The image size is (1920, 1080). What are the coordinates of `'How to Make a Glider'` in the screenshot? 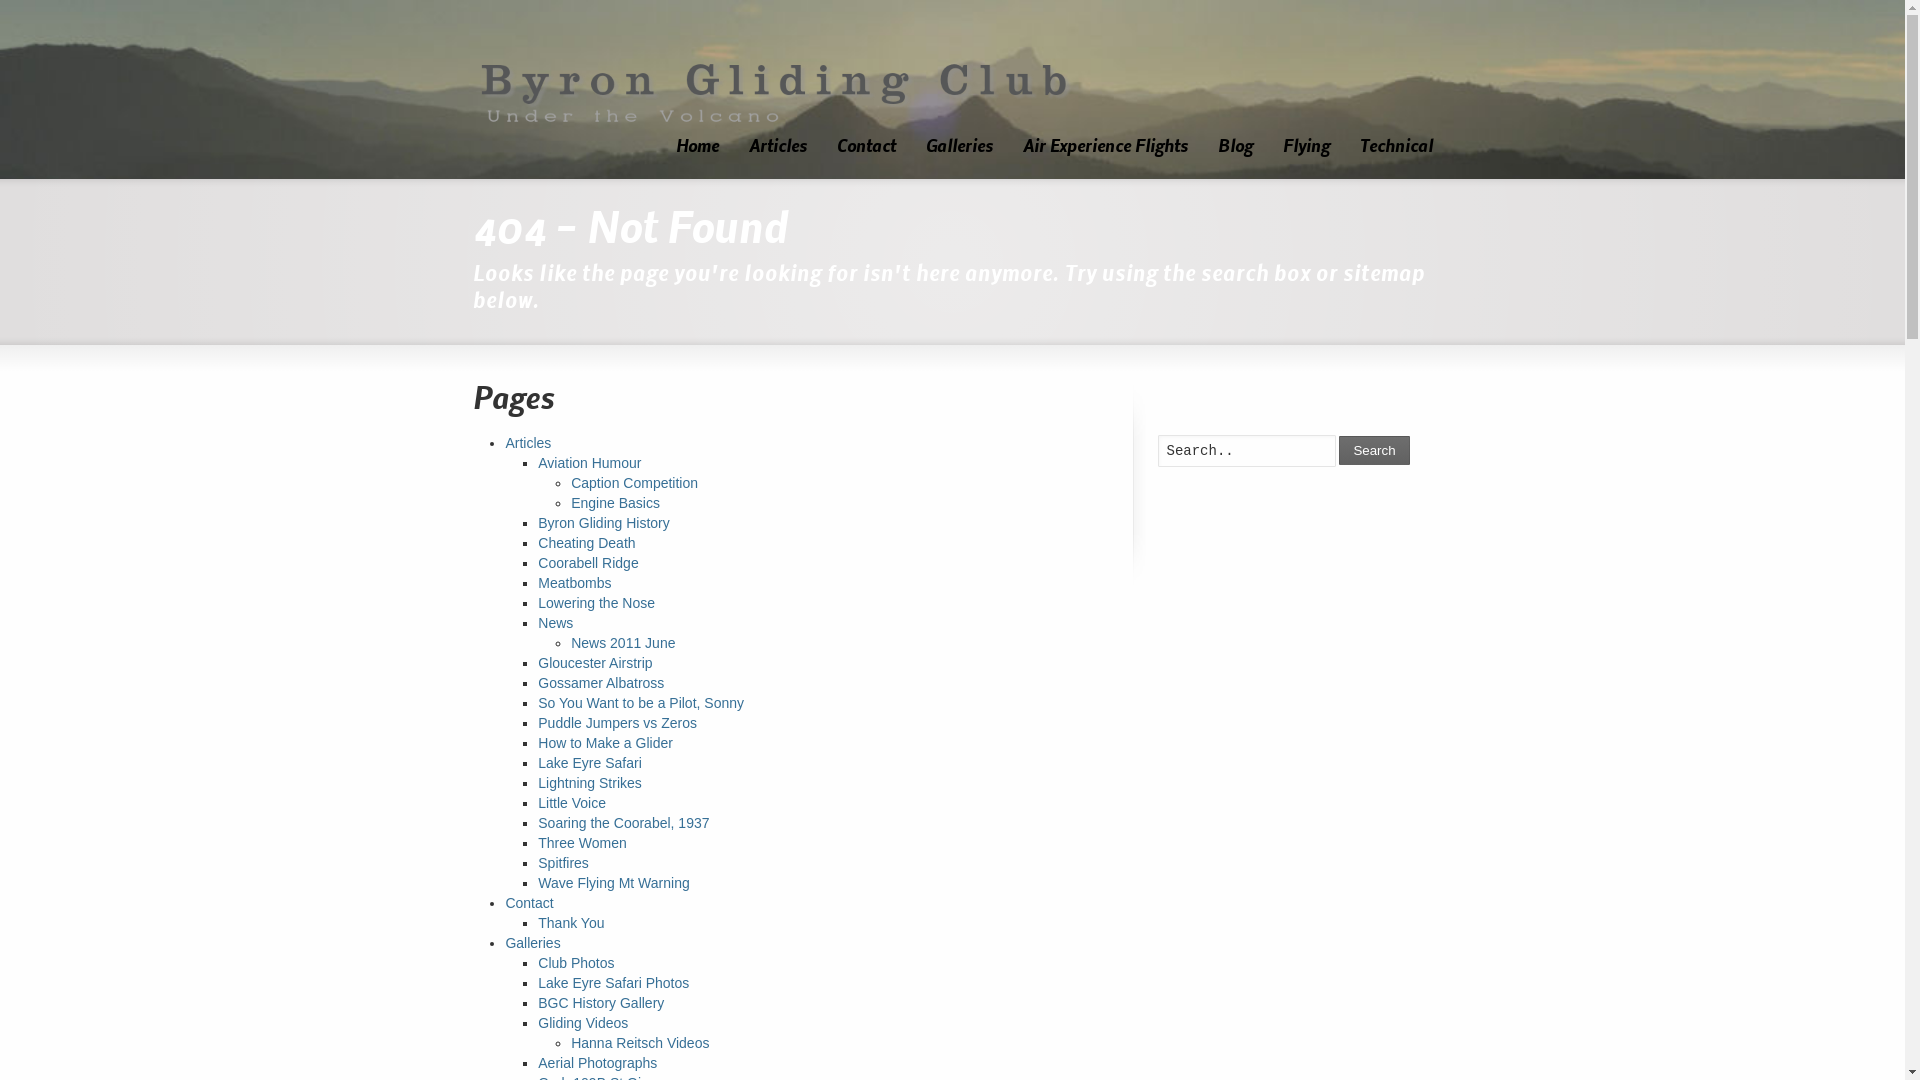 It's located at (537, 743).